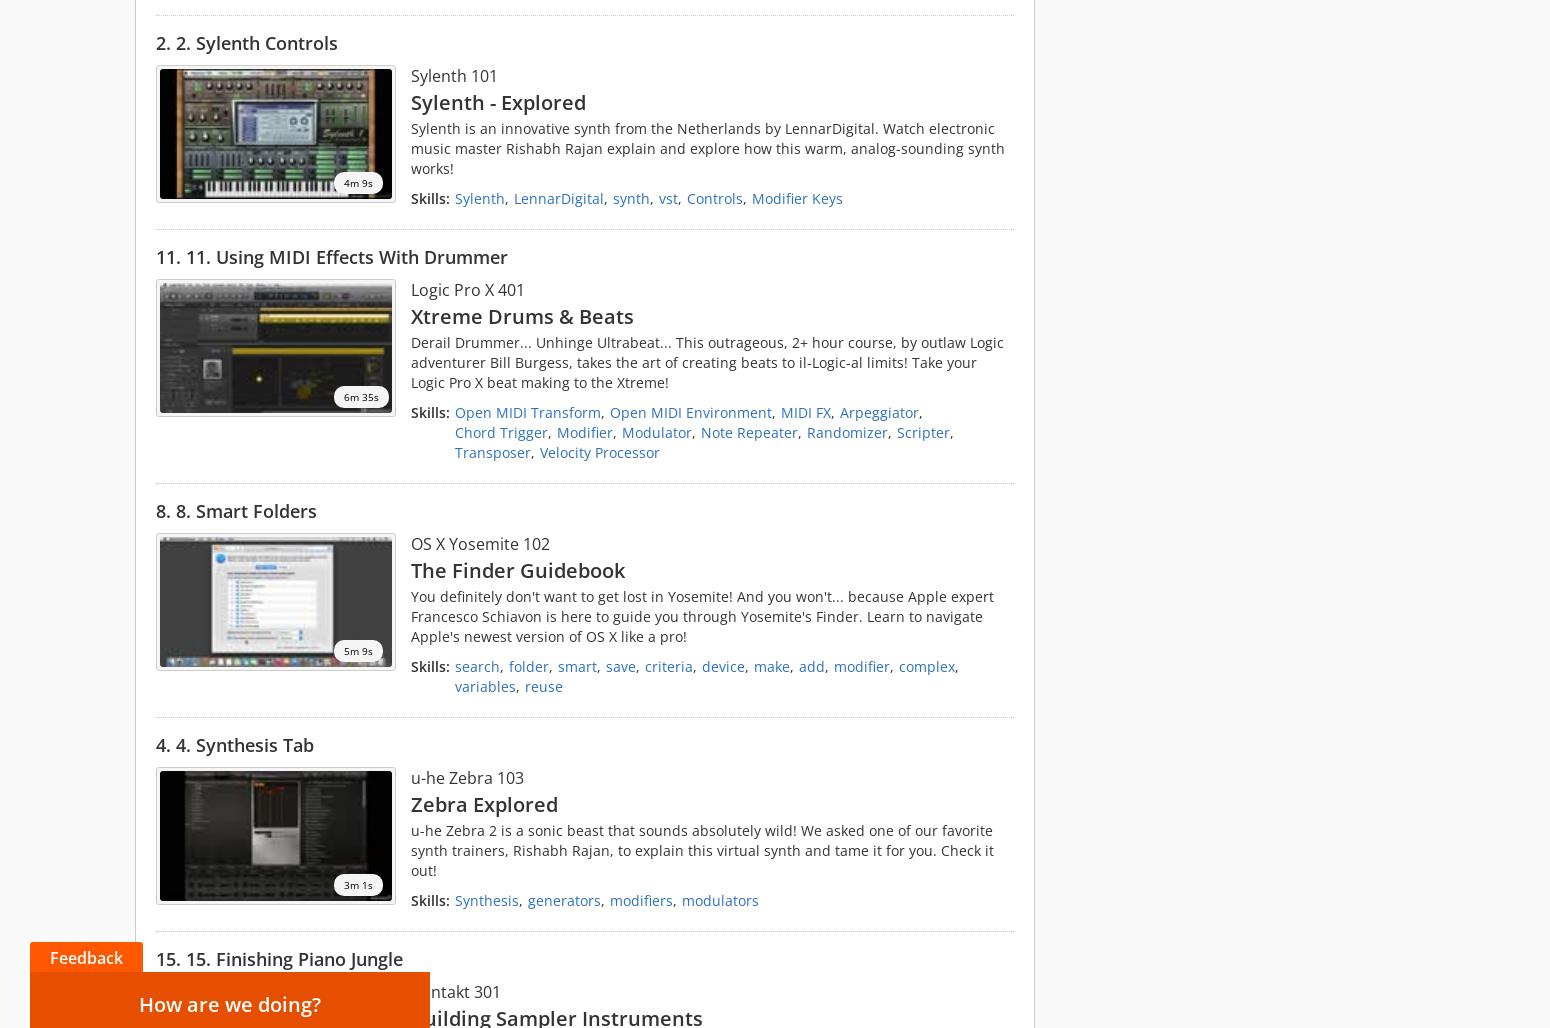 The height and width of the screenshot is (1028, 1550). What do you see at coordinates (689, 412) in the screenshot?
I see `'Open MIDI Environment'` at bounding box center [689, 412].